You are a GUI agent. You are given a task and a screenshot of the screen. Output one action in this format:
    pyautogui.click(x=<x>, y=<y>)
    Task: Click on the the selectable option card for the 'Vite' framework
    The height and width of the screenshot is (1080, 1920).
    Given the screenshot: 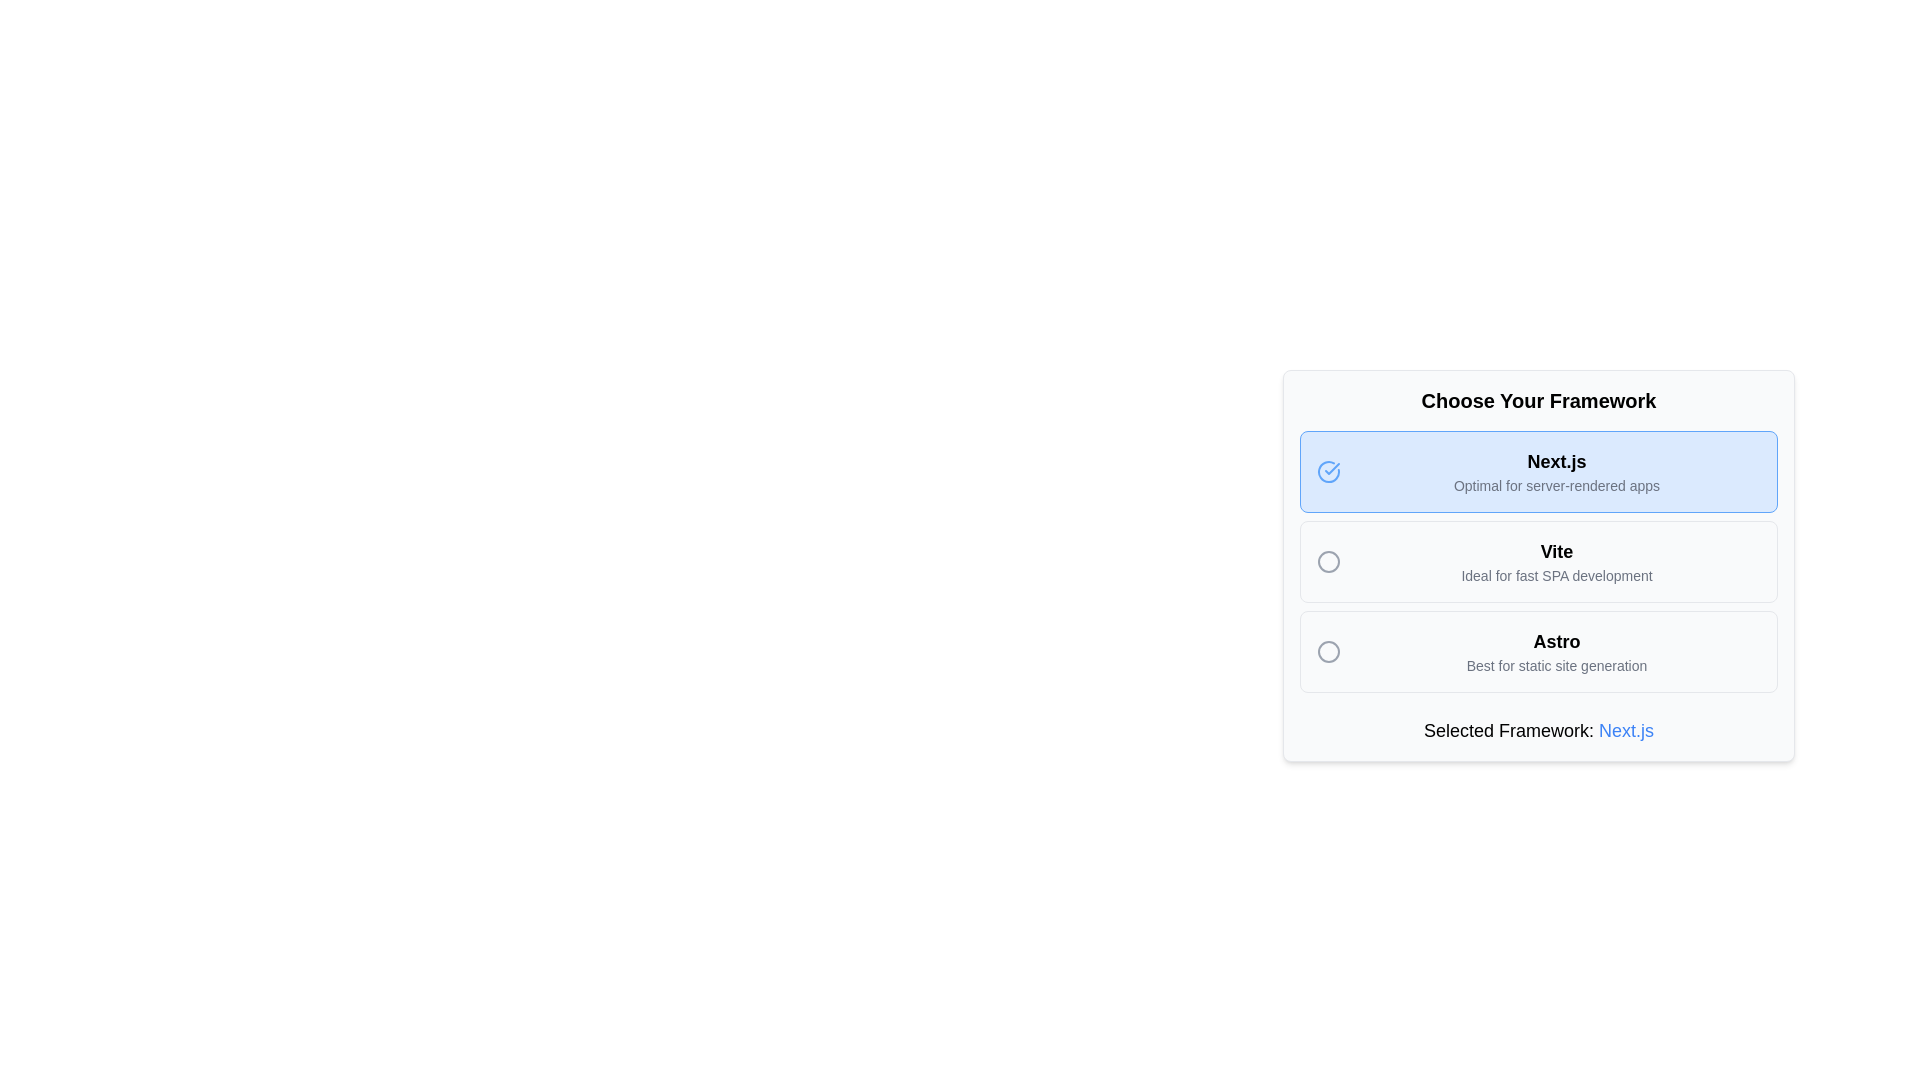 What is the action you would take?
    pyautogui.click(x=1538, y=562)
    